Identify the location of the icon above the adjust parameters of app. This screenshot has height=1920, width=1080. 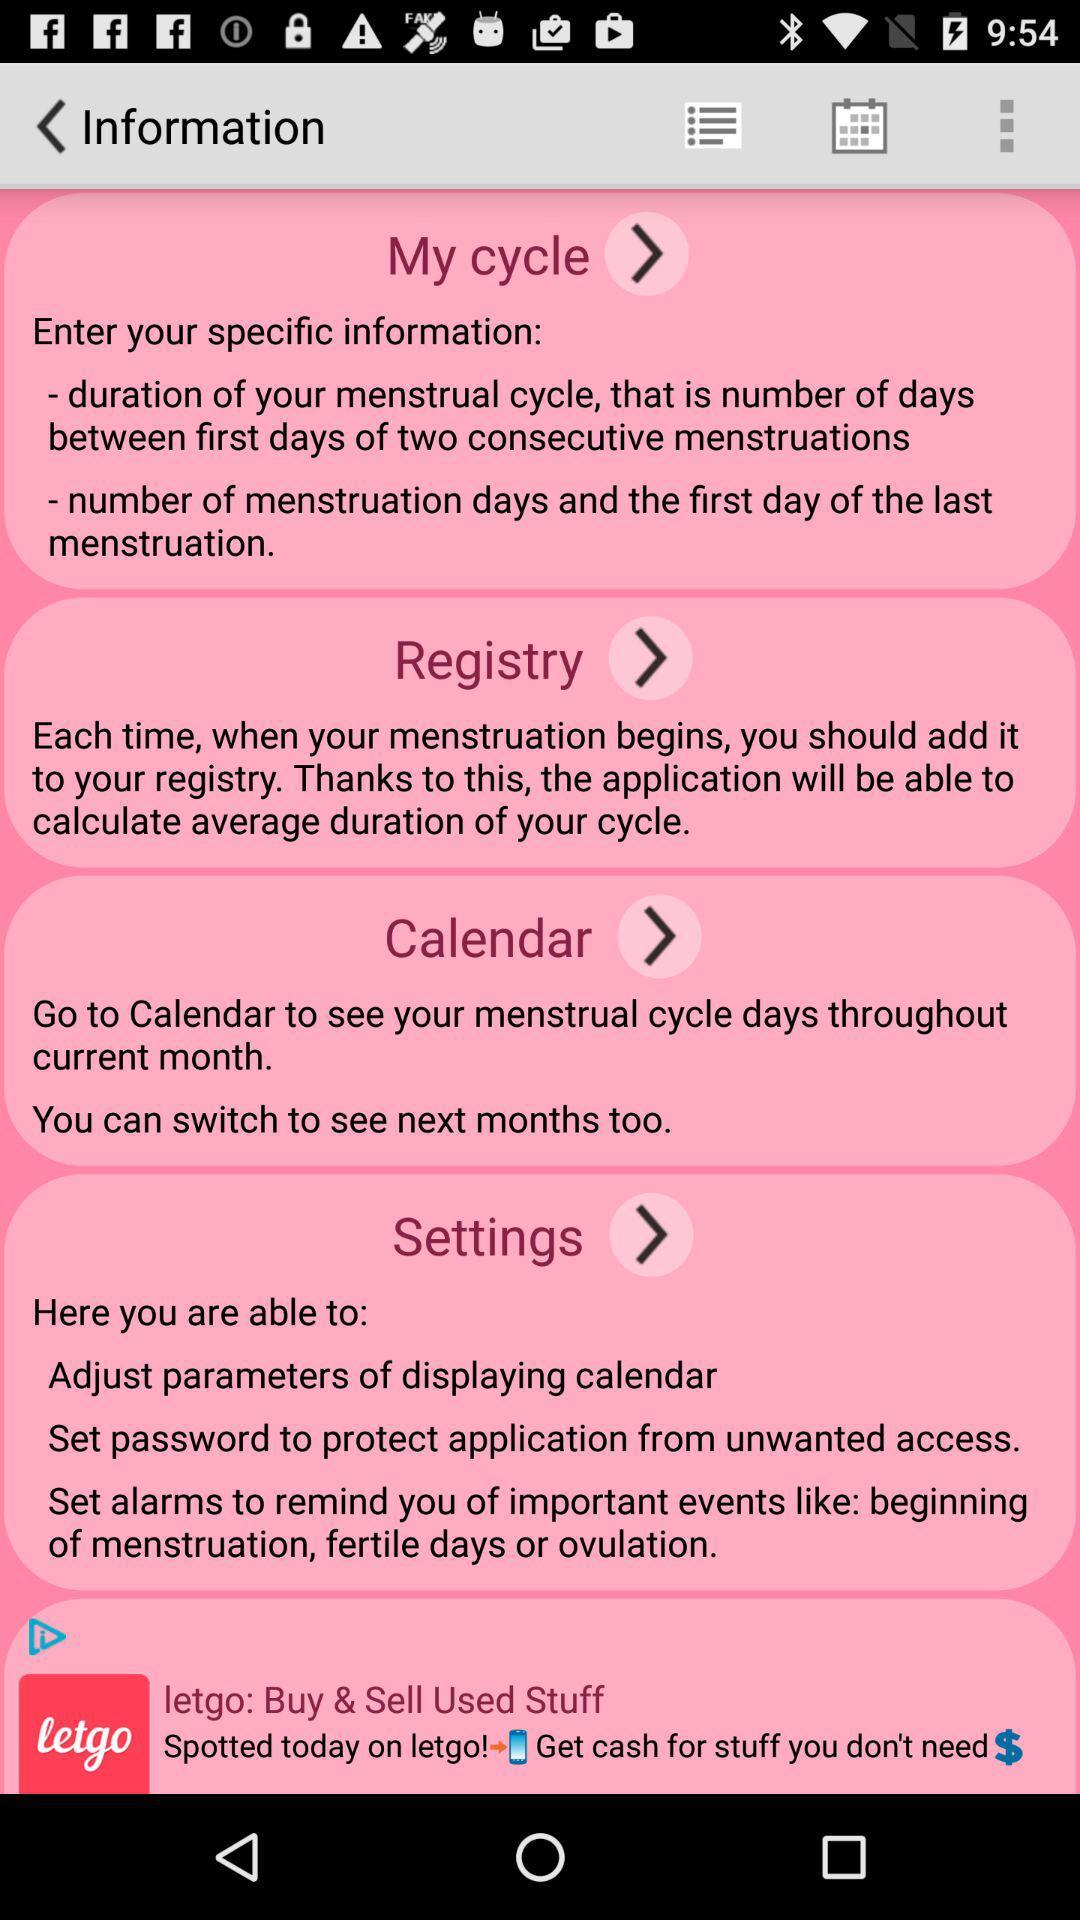
(651, 1233).